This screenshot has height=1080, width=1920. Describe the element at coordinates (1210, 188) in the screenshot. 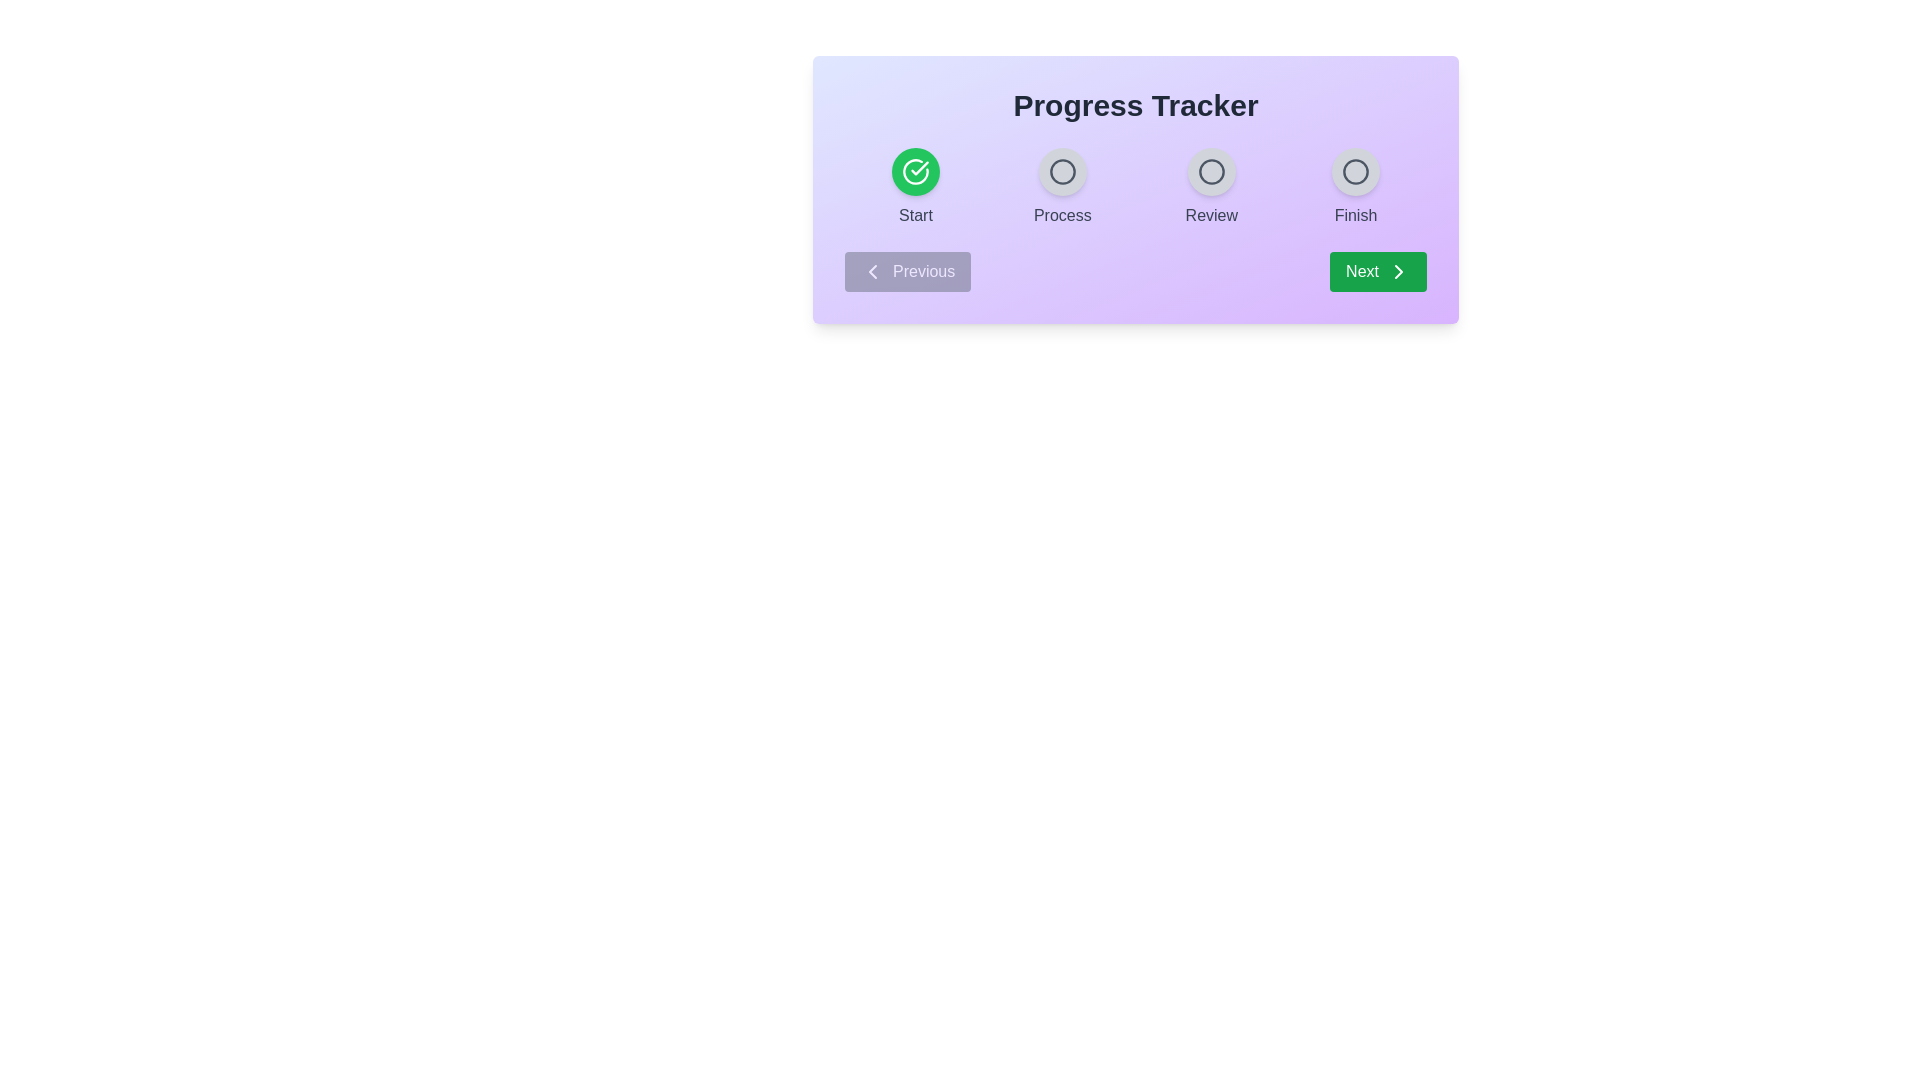

I see `the center of the progress step indicator labeled 'Review', which is the third element in the 'Progress Tracker' series` at that location.